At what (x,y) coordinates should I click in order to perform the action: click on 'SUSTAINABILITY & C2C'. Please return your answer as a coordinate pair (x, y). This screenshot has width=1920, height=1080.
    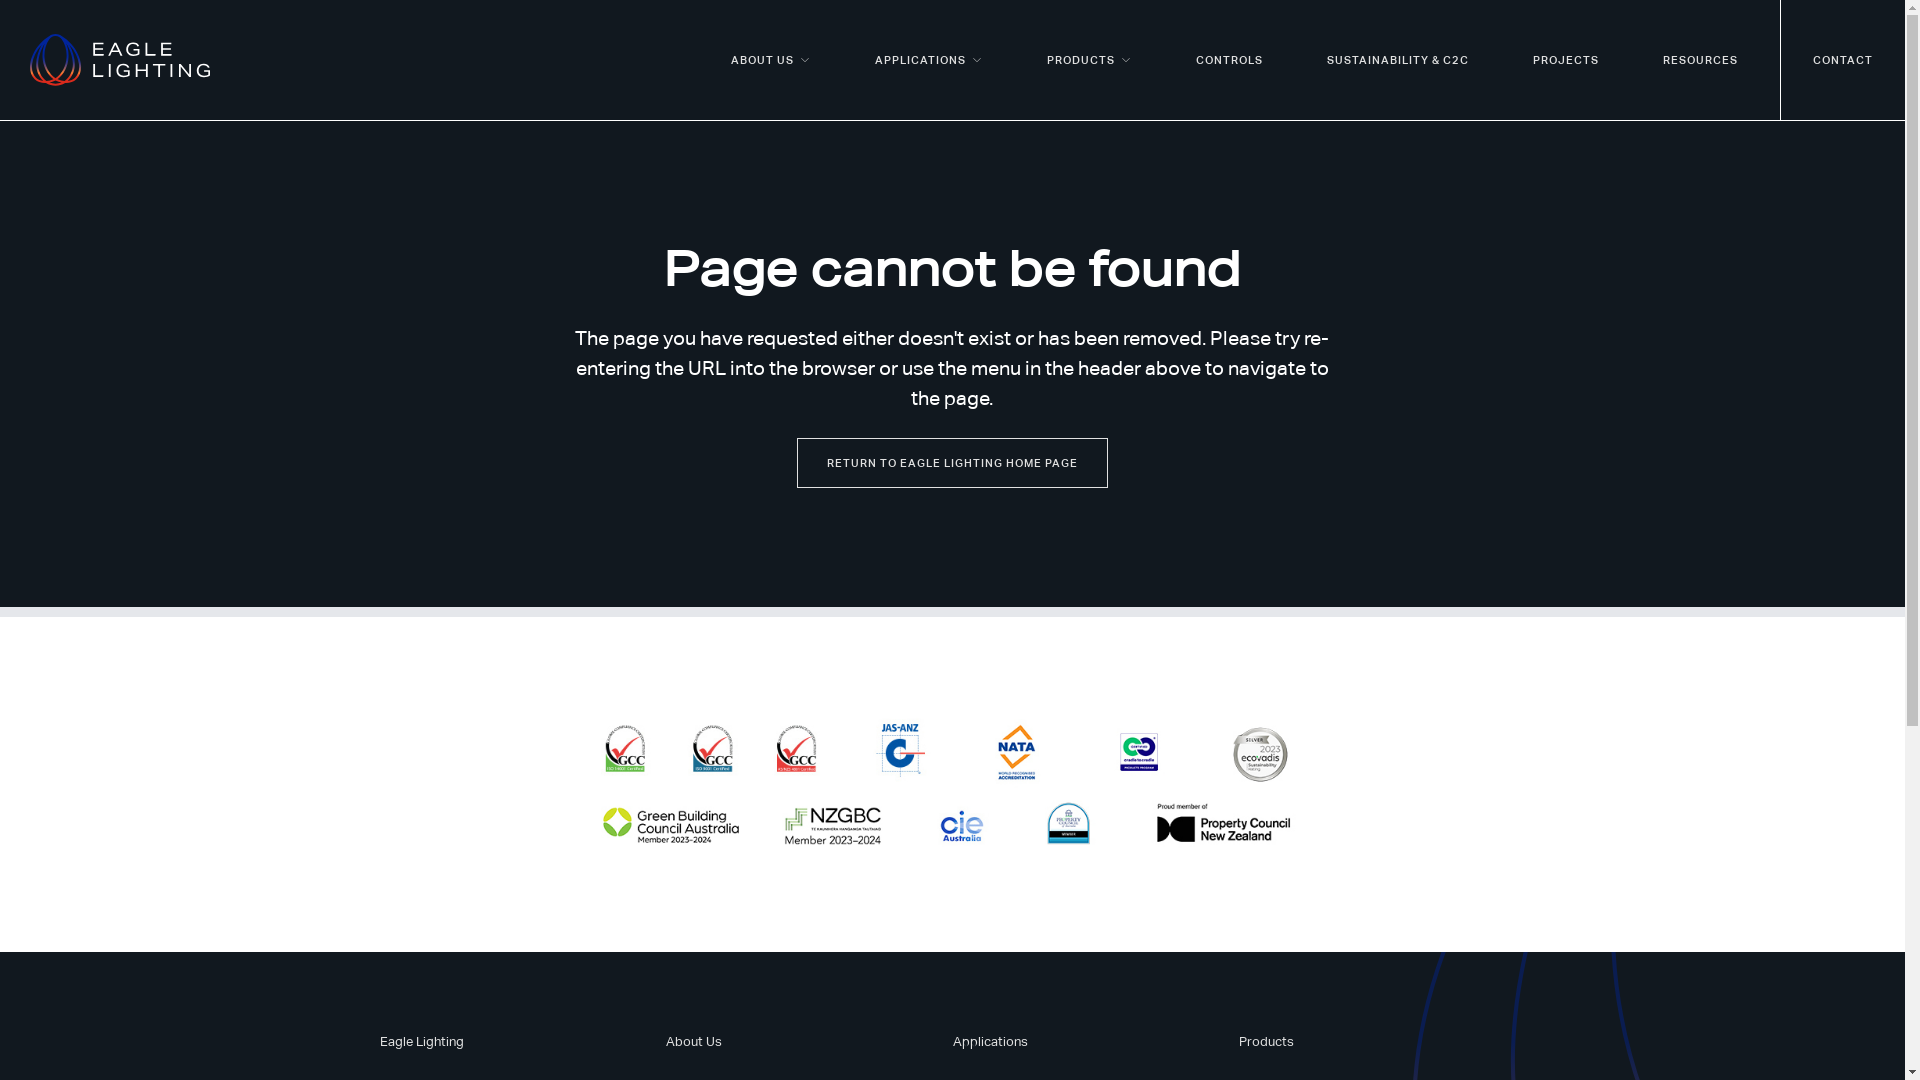
    Looking at the image, I should click on (1295, 59).